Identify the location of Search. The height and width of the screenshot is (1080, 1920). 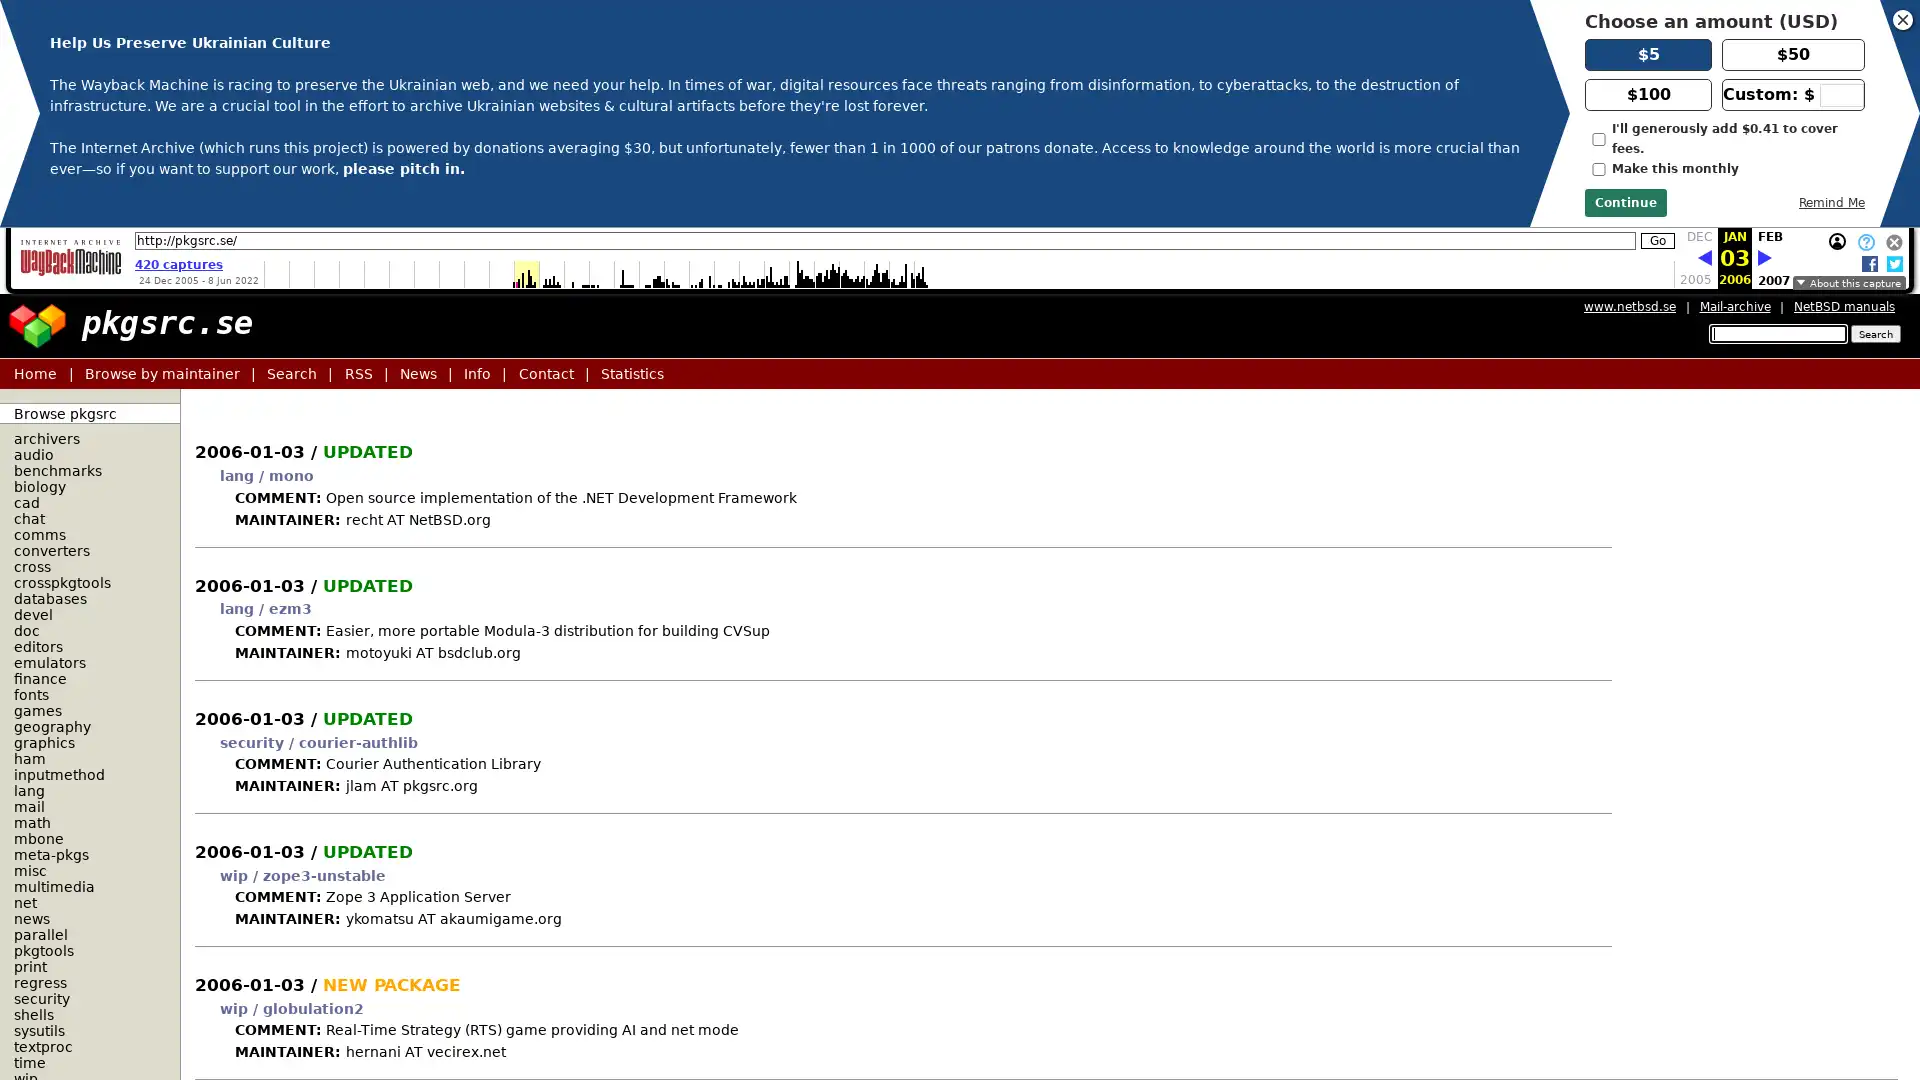
(1874, 333).